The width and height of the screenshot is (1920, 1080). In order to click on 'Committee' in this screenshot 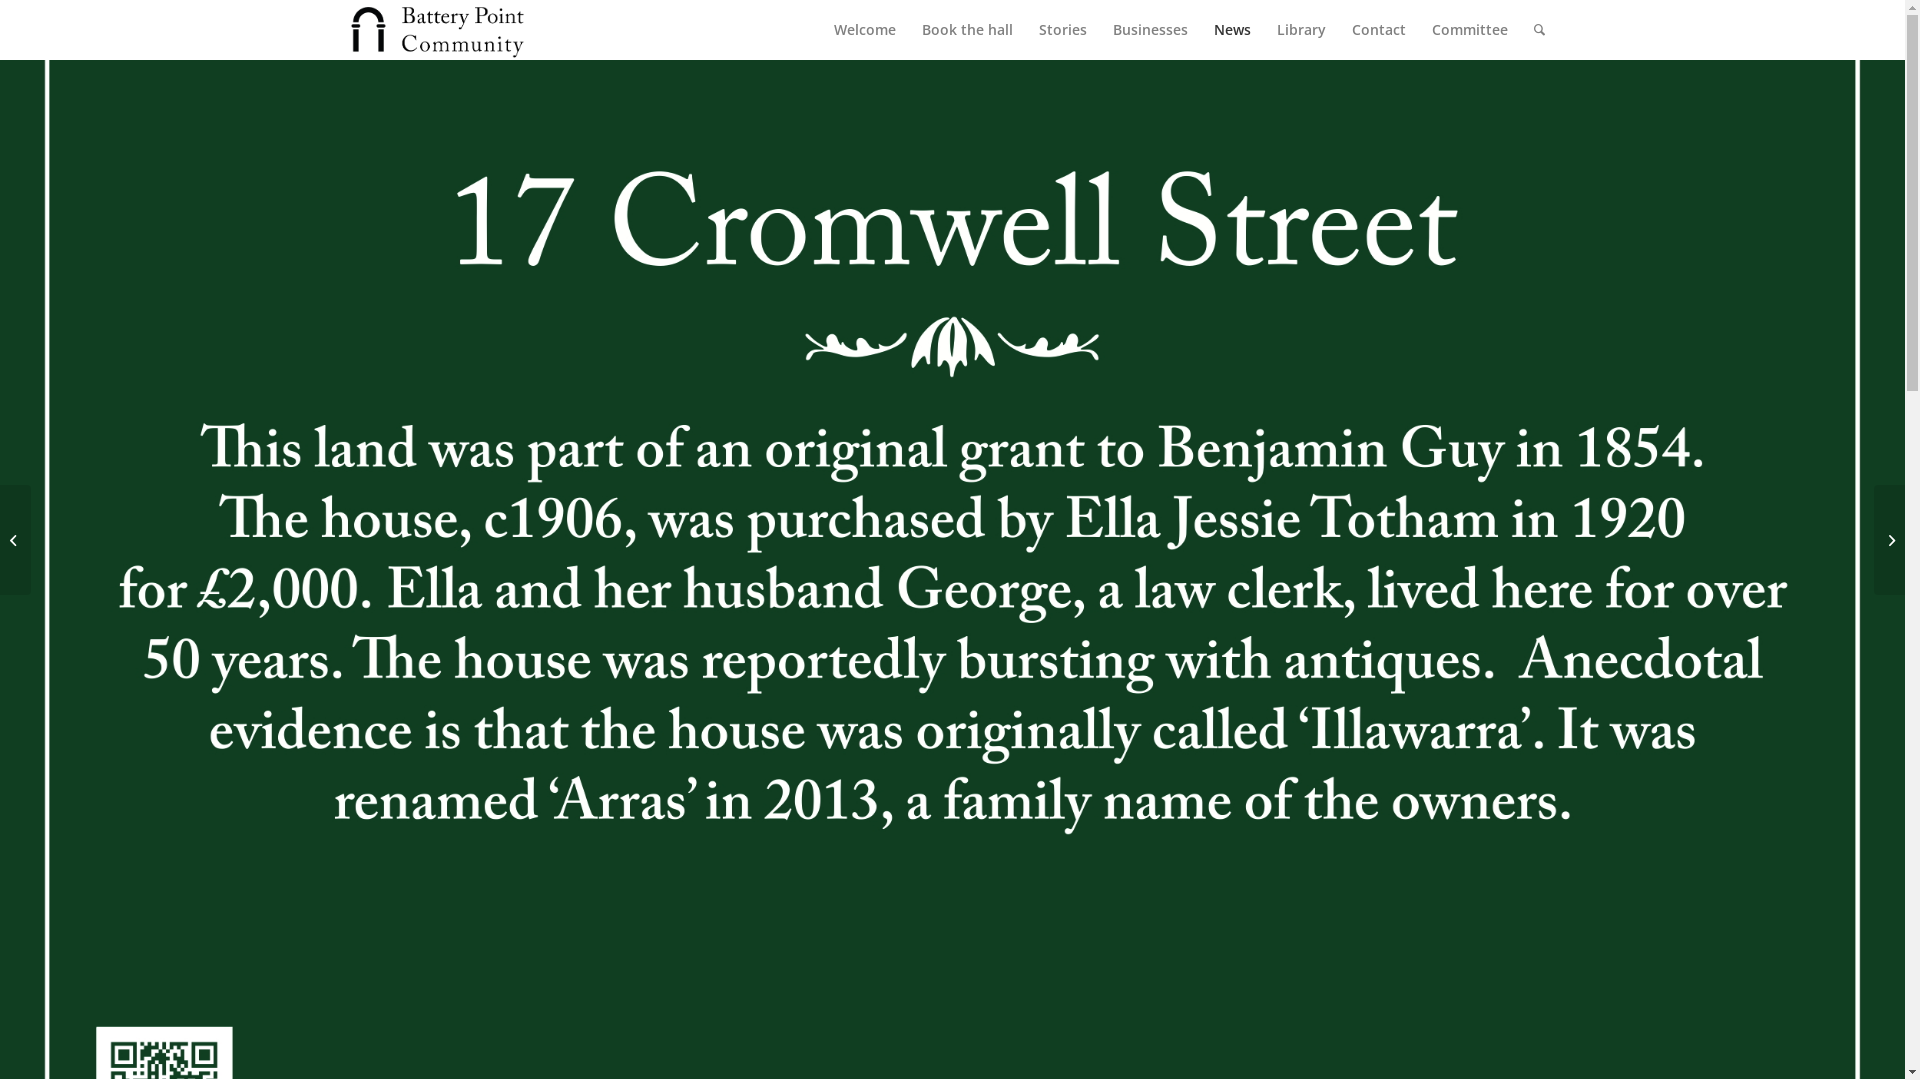, I will do `click(1468, 30)`.